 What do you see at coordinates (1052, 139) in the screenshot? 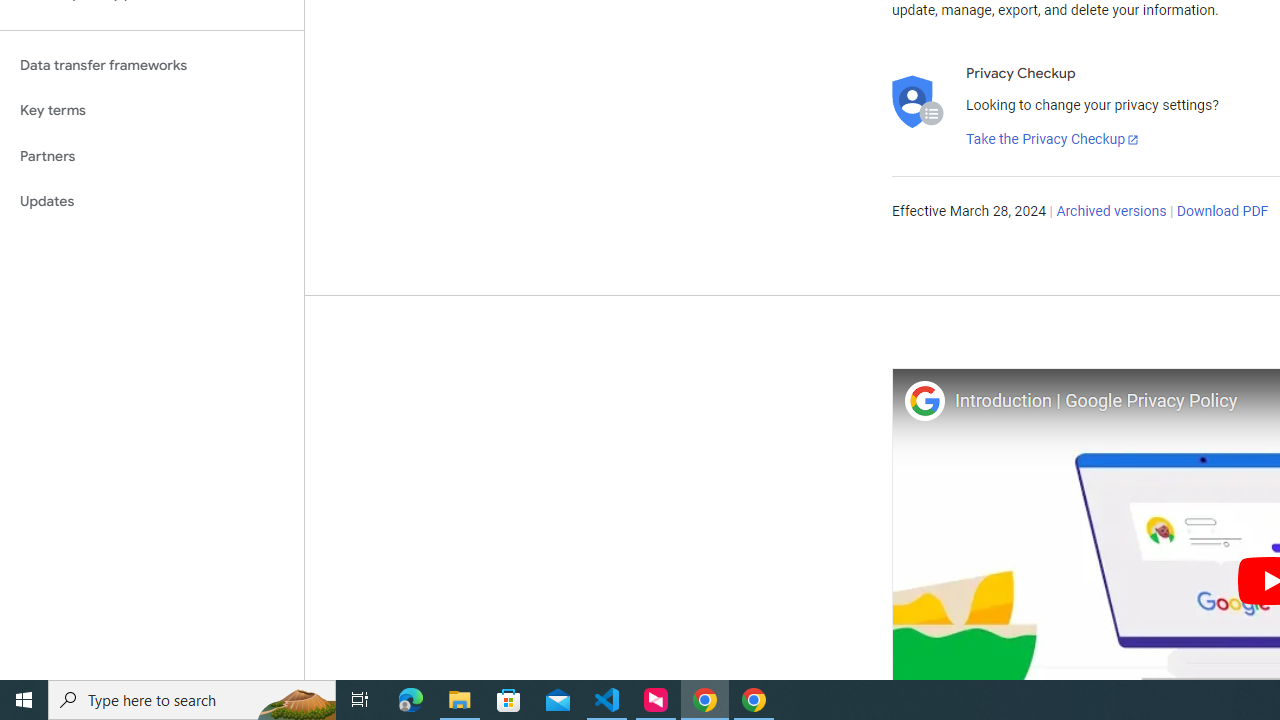
I see `'Take the Privacy Checkup'` at bounding box center [1052, 139].